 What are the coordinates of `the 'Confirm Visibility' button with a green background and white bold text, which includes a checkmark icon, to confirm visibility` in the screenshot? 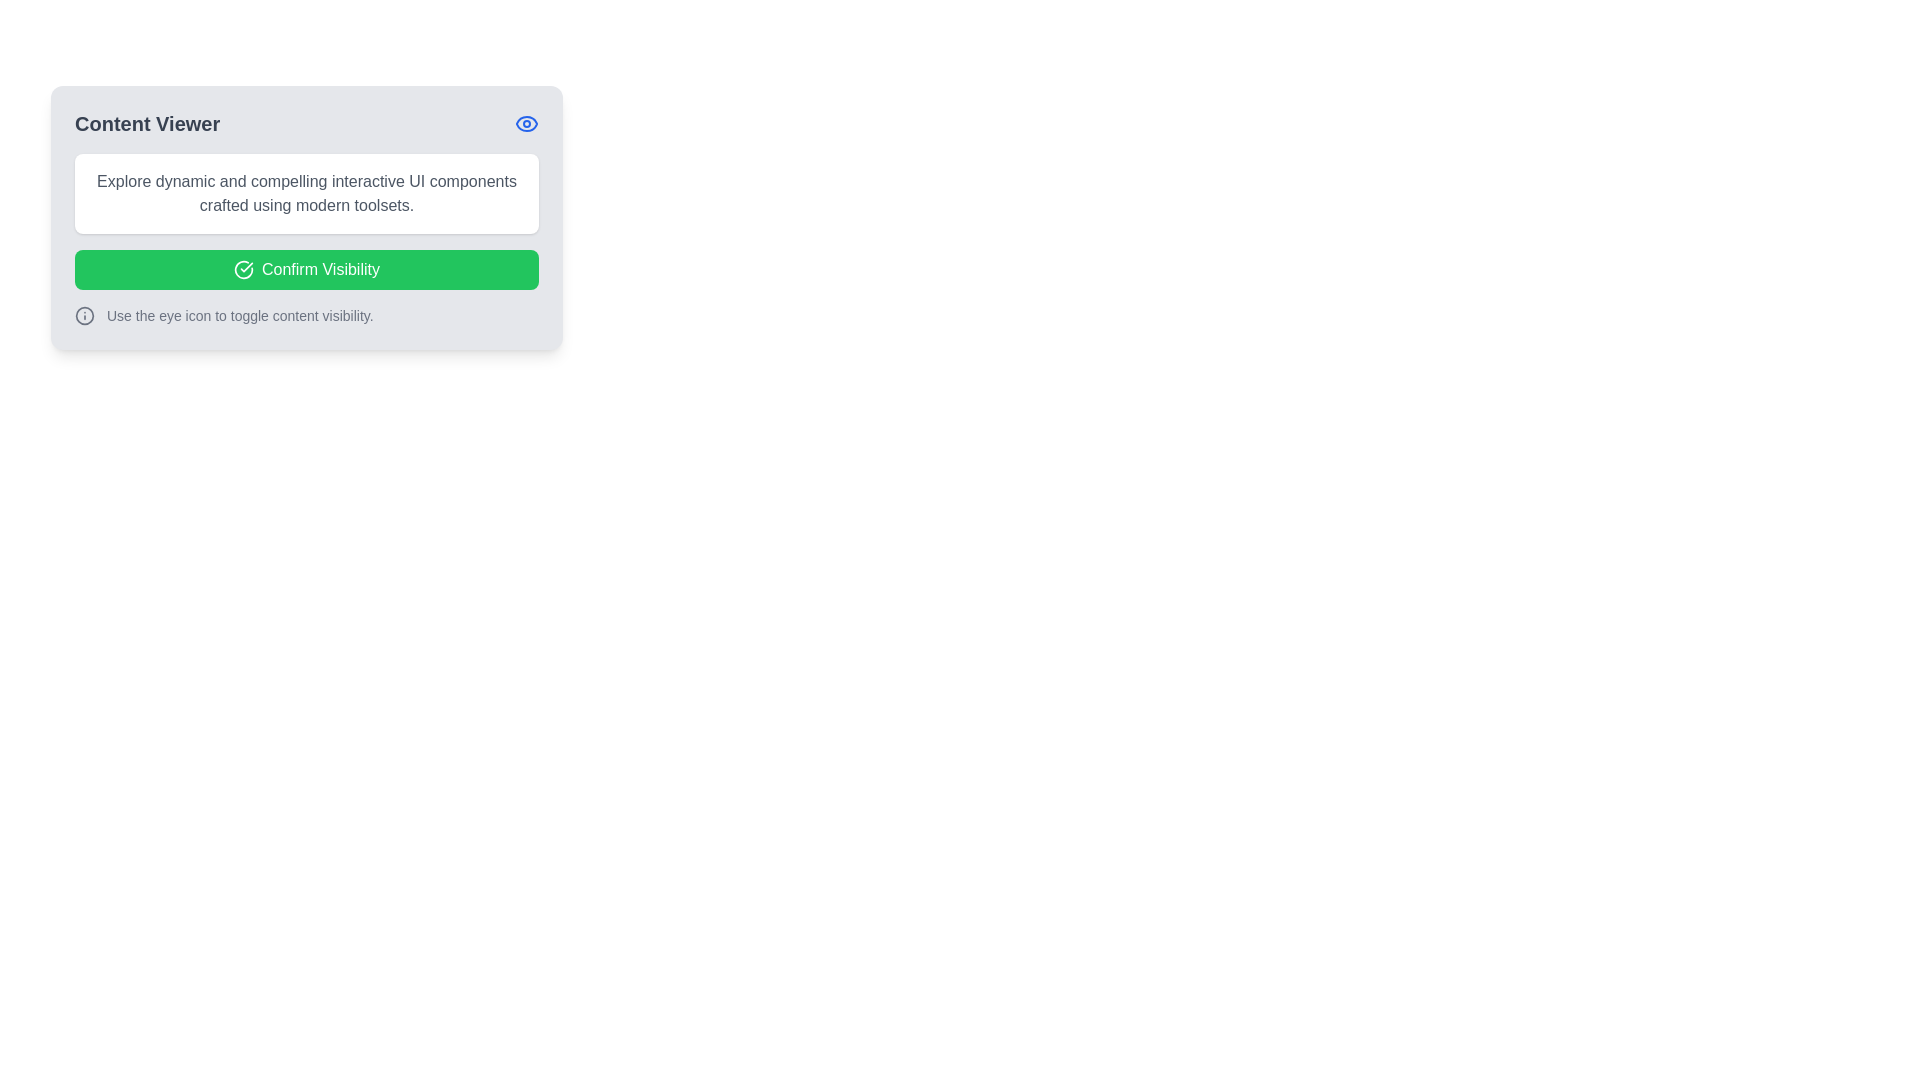 It's located at (306, 270).